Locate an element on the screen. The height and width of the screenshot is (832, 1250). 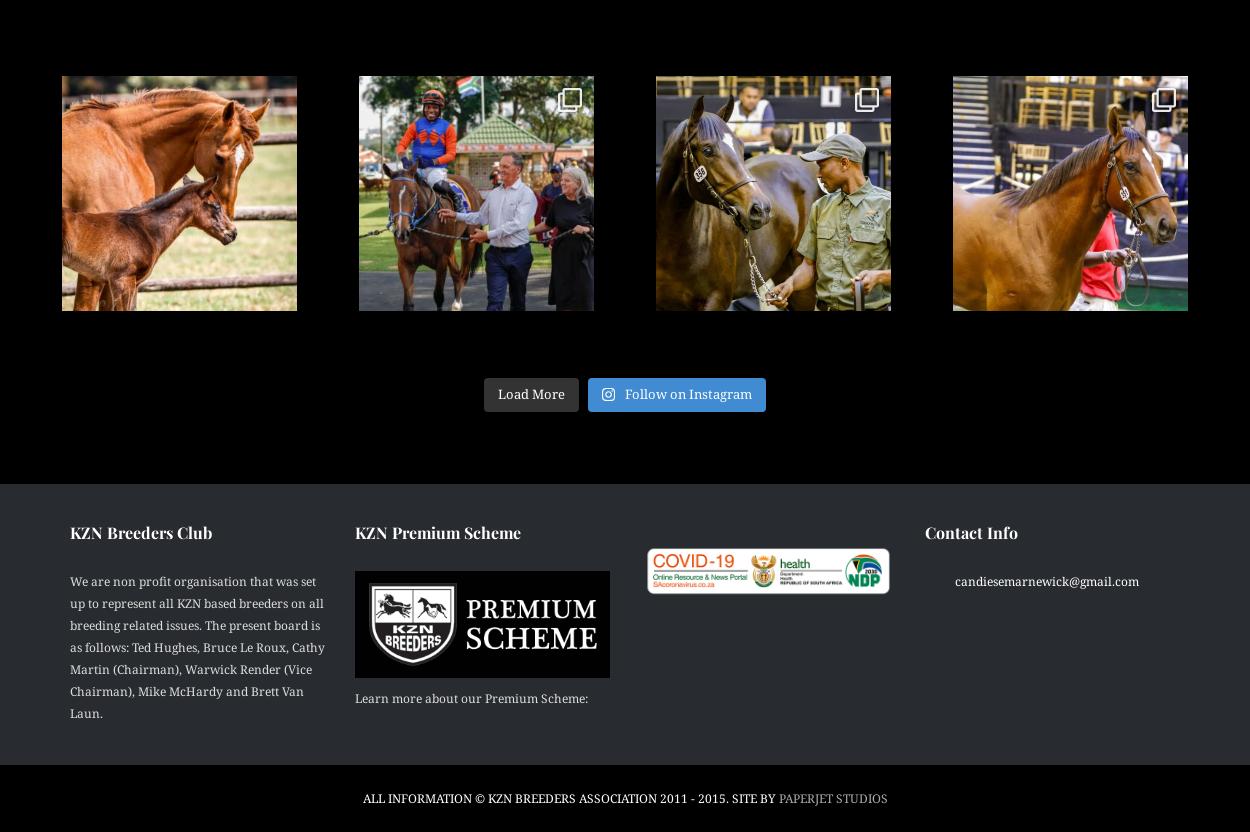
'KZN Premium Scheme' is located at coordinates (438, 531).